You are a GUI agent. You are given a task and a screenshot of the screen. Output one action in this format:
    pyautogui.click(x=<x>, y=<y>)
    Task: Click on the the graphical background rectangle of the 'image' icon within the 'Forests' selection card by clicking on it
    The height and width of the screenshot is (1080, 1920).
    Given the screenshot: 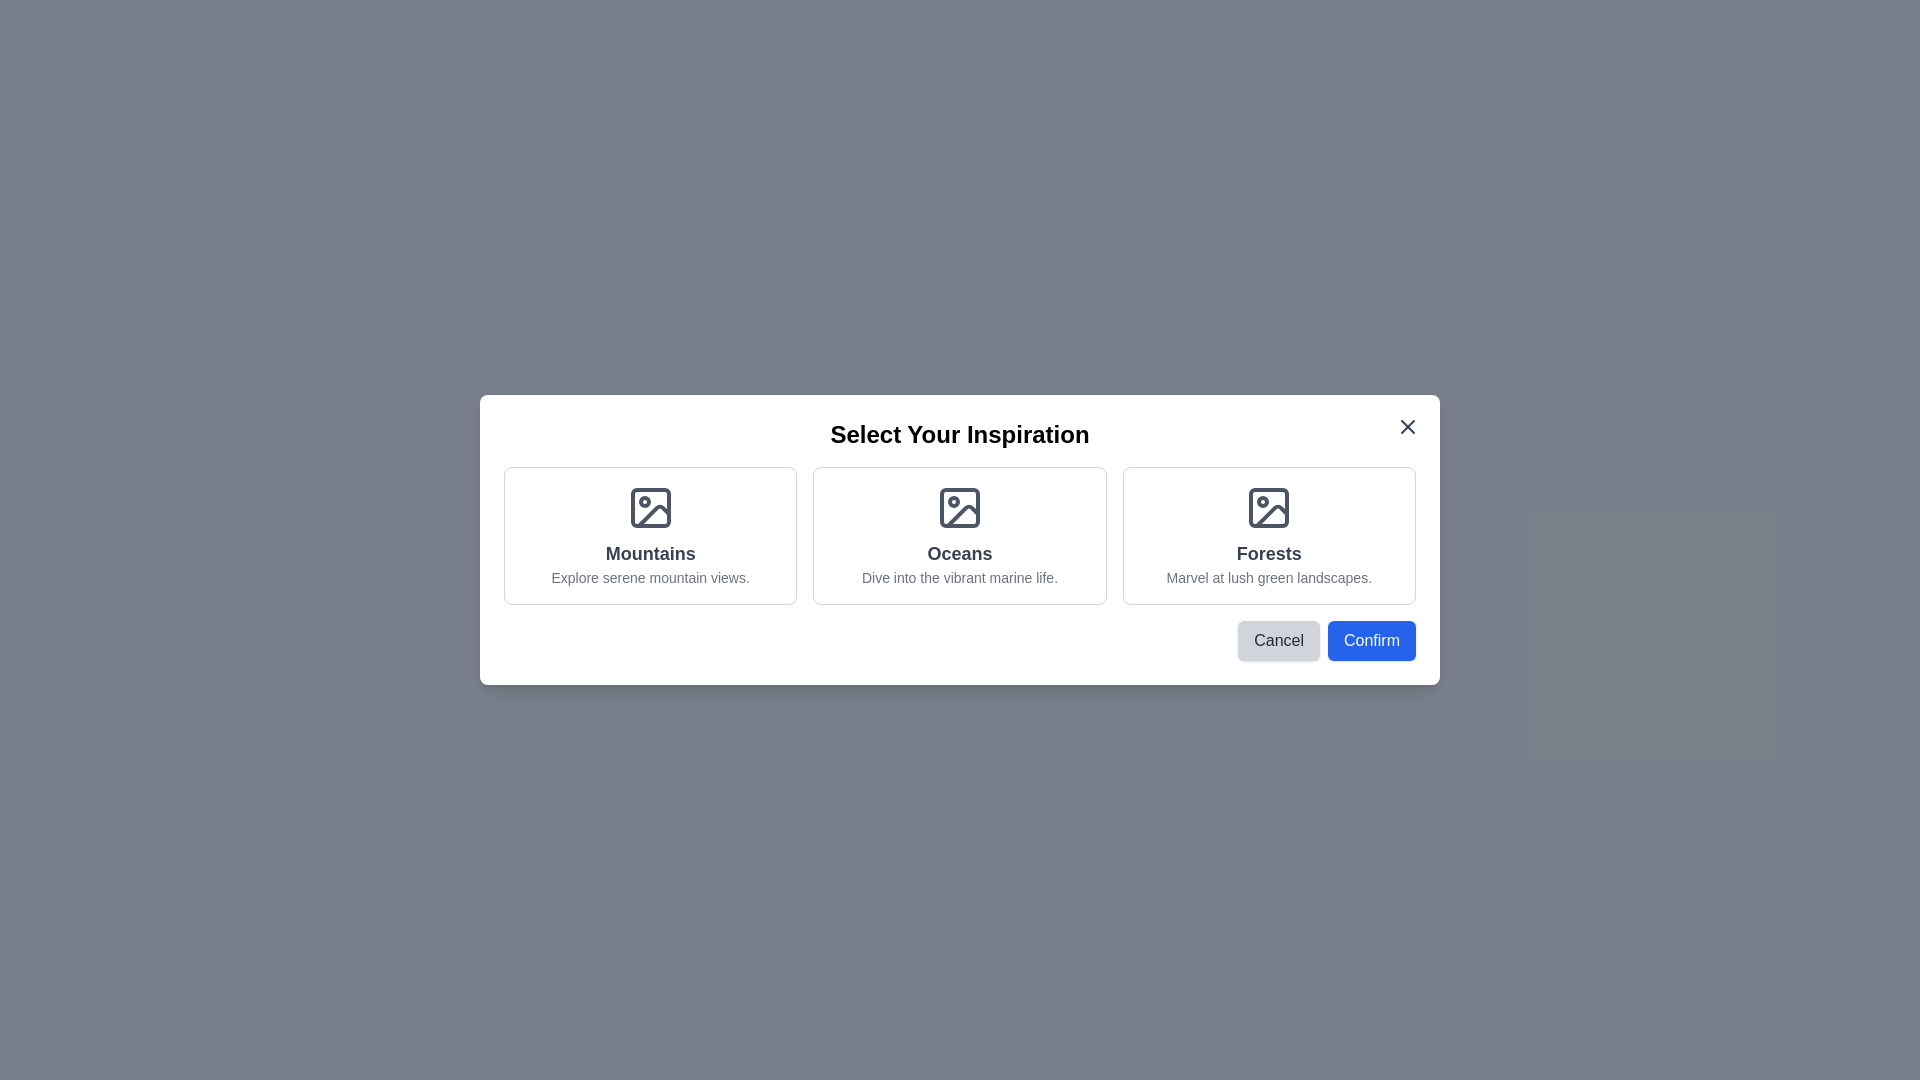 What is the action you would take?
    pyautogui.click(x=1268, y=507)
    